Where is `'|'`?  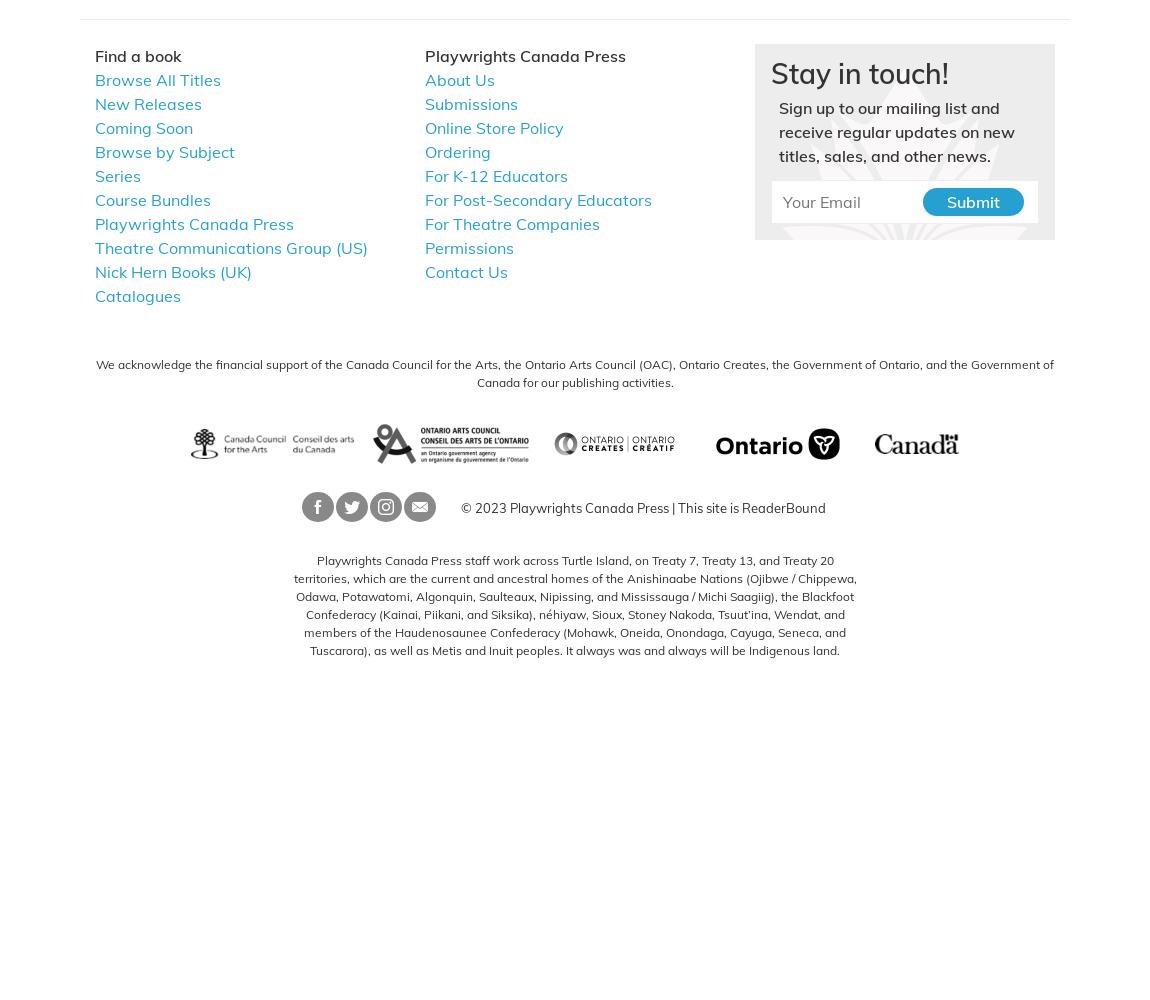
'|' is located at coordinates (671, 507).